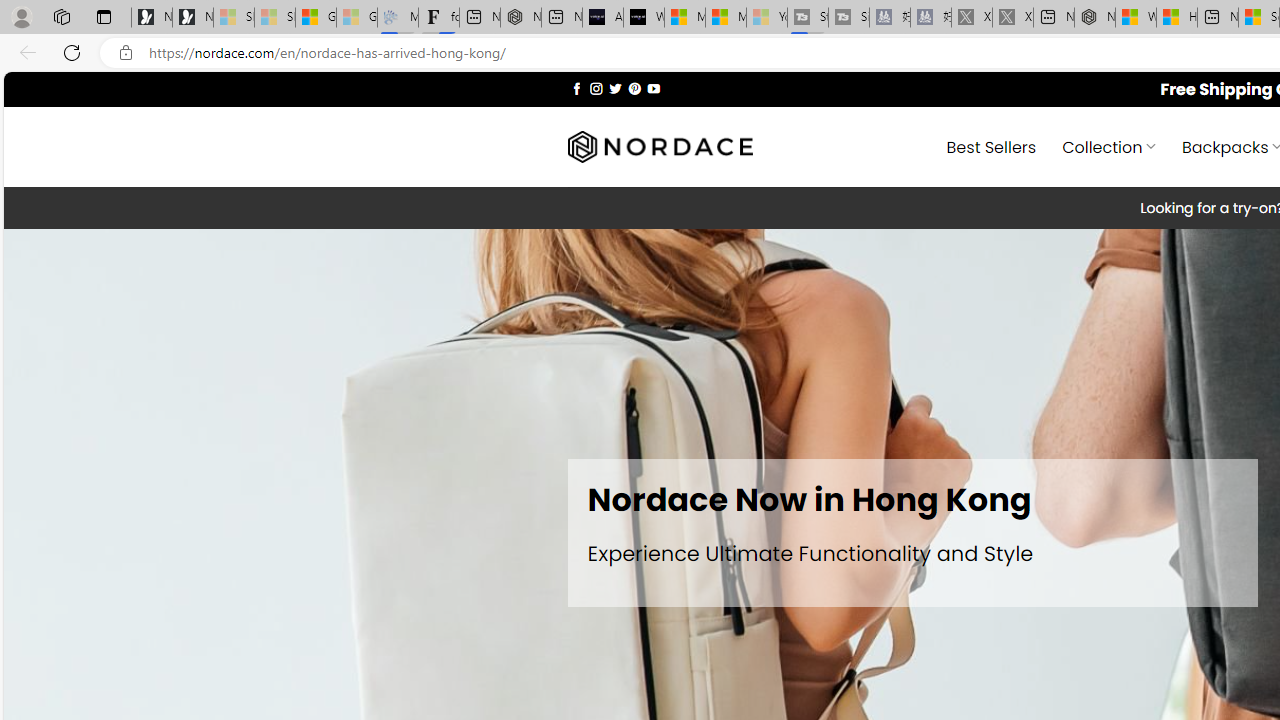 The image size is (1280, 720). Describe the element at coordinates (614, 87) in the screenshot. I see `'Follow on Twitter'` at that location.